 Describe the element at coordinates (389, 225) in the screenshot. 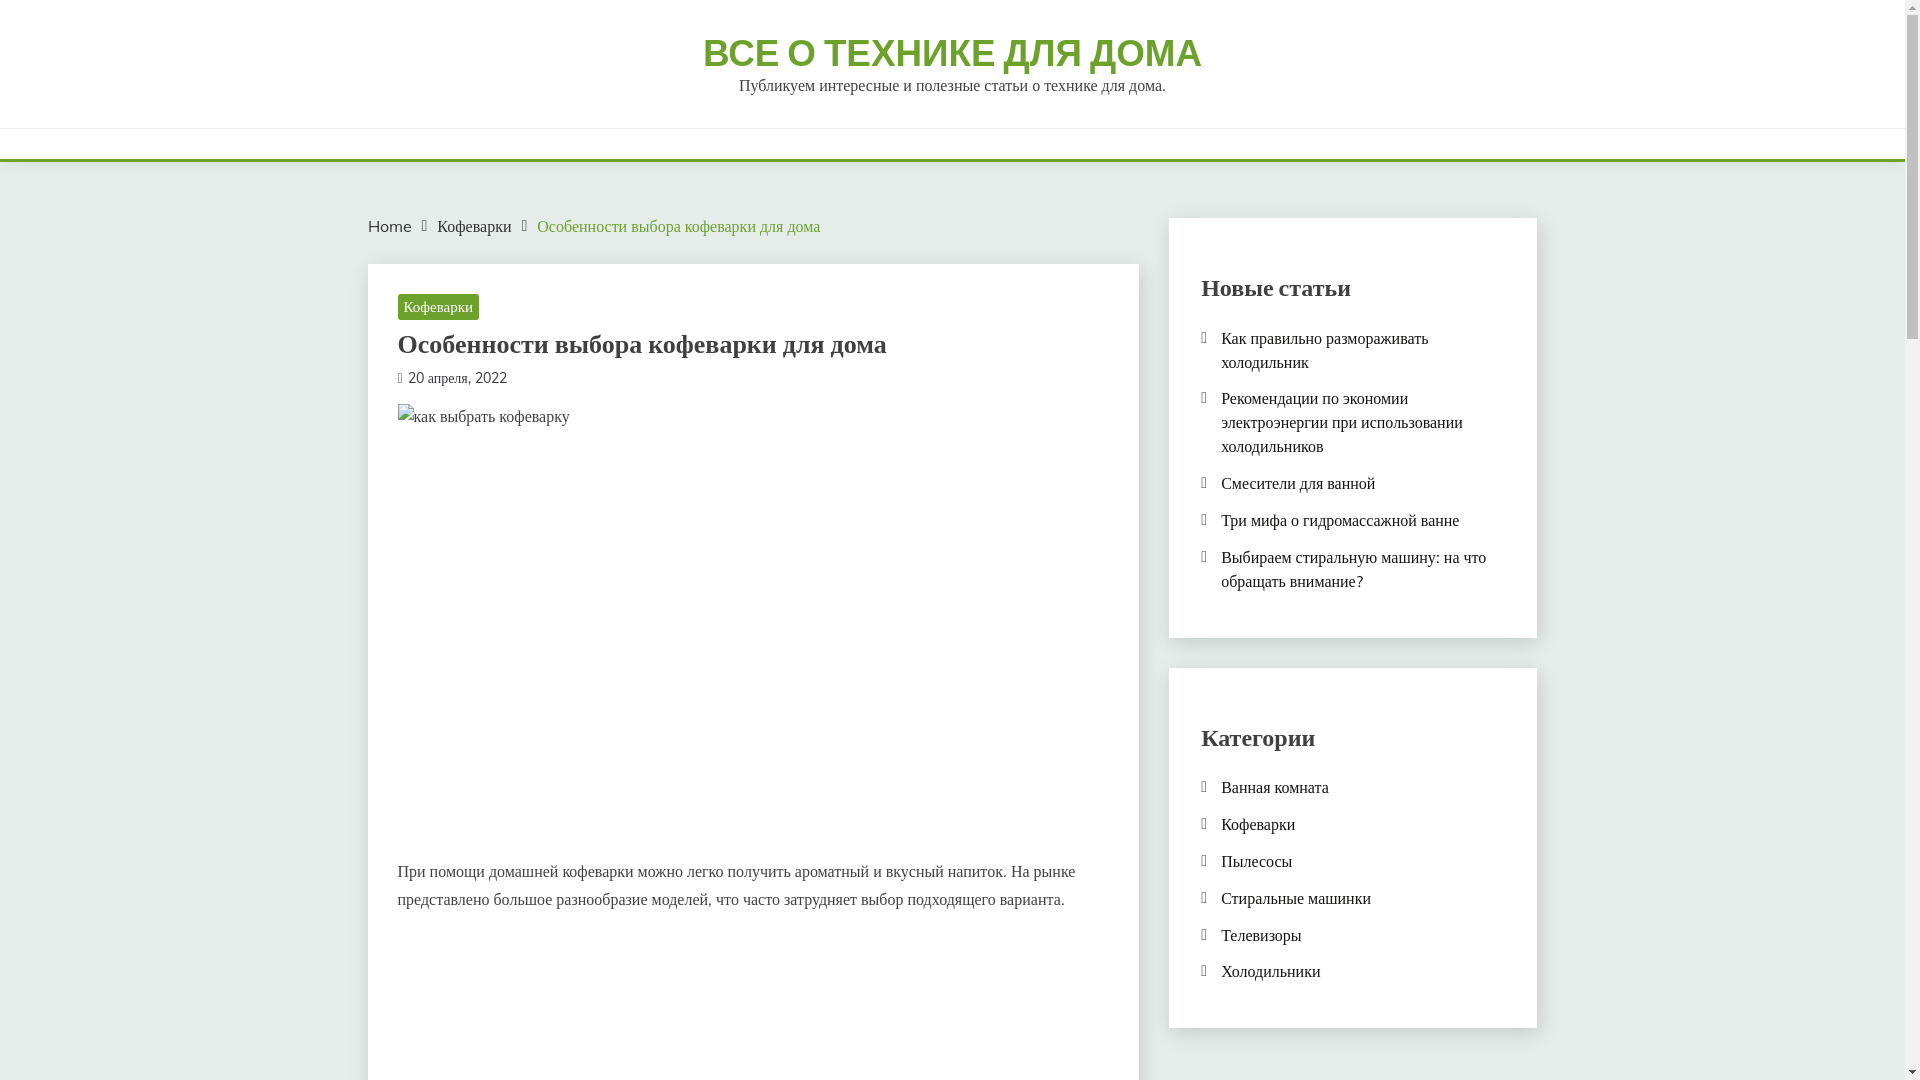

I see `'Home'` at that location.